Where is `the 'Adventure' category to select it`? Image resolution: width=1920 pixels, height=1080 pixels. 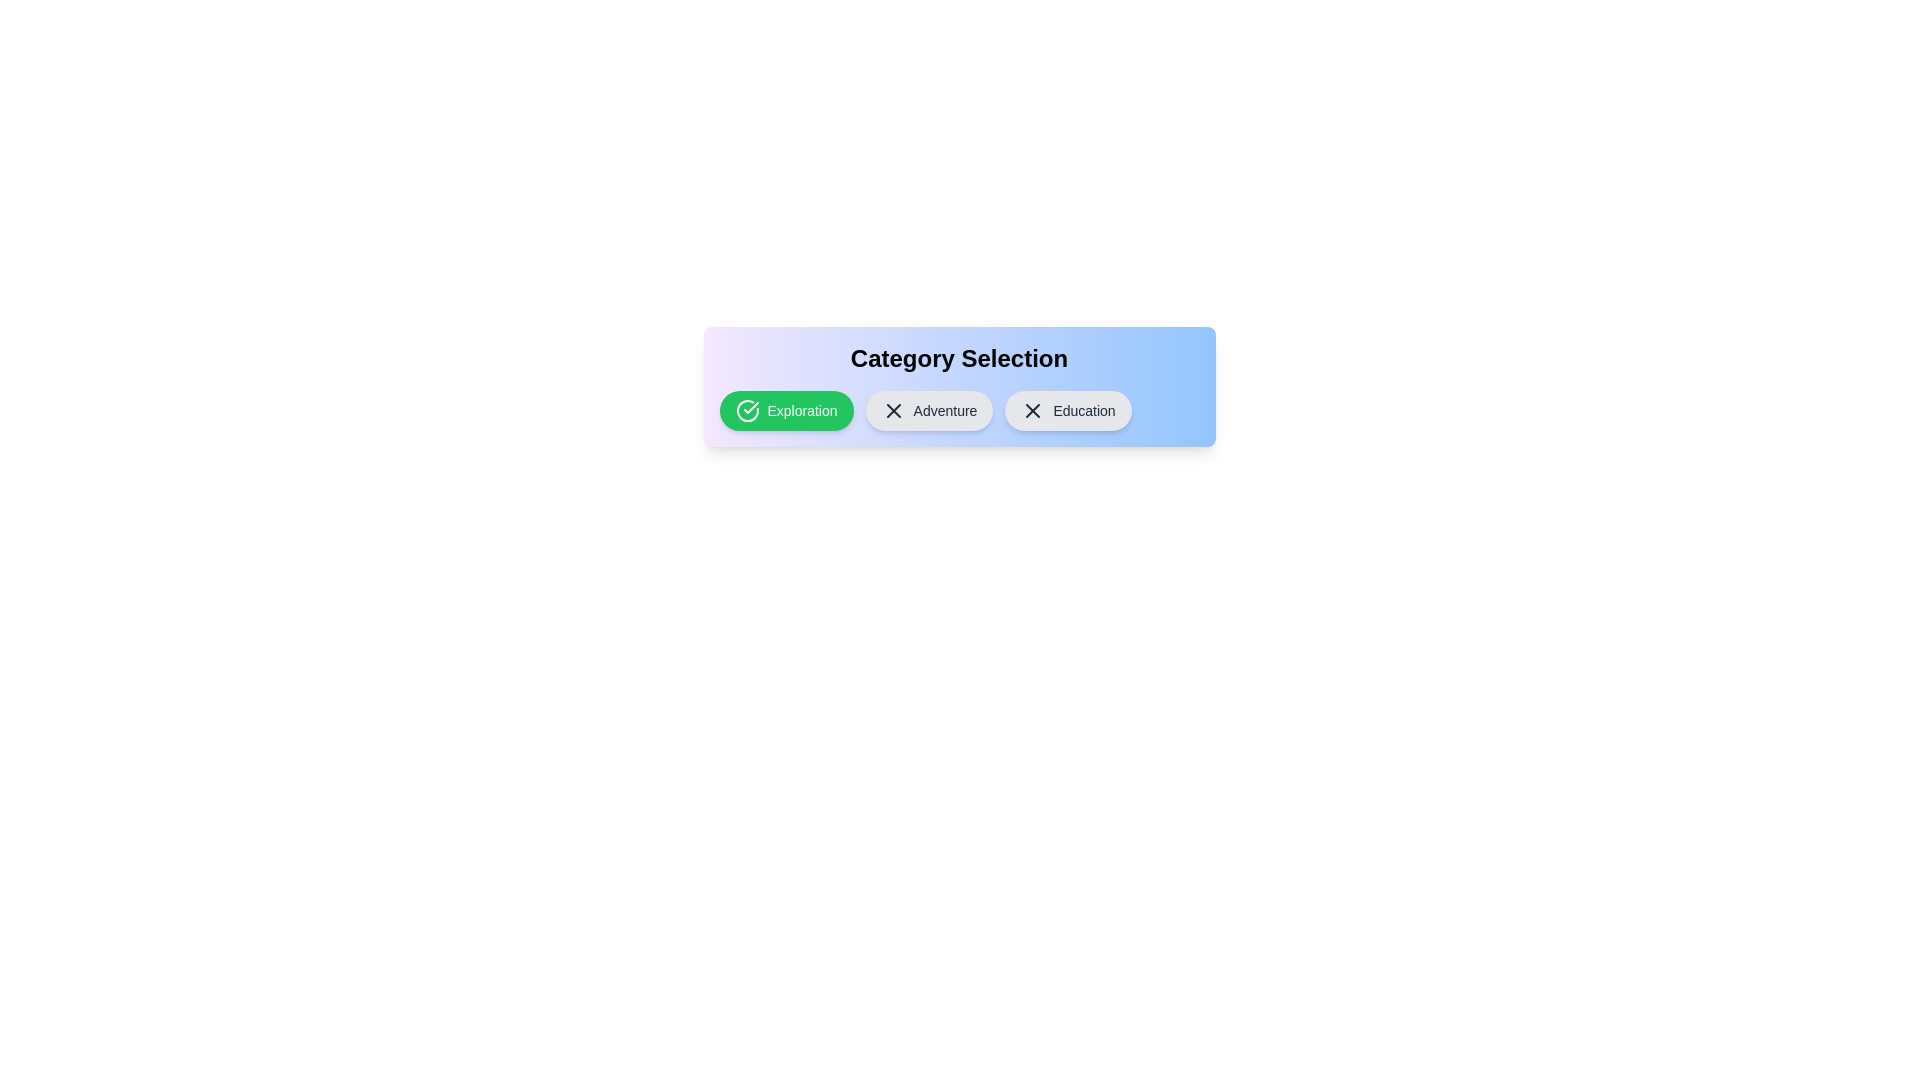 the 'Adventure' category to select it is located at coordinates (928, 410).